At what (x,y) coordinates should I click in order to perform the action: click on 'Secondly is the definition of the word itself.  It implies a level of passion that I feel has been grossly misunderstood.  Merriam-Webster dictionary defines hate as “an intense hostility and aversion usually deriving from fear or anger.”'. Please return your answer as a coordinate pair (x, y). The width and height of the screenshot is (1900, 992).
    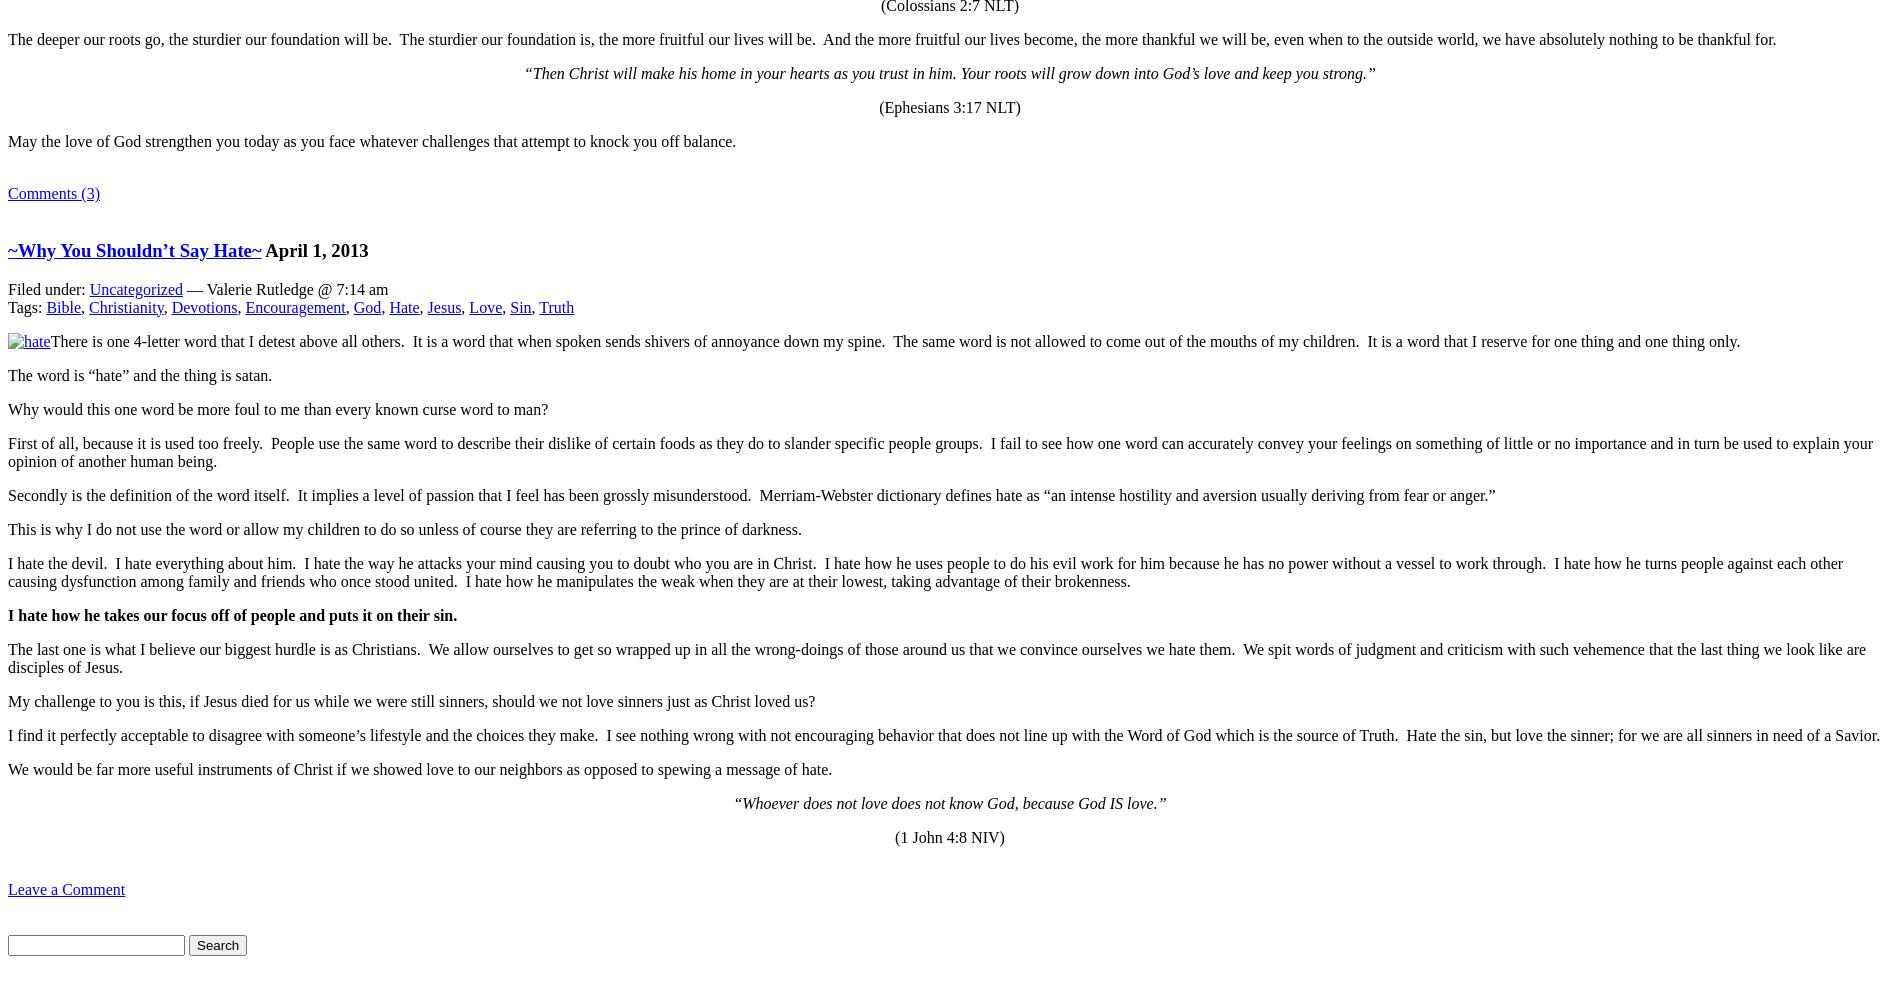
    Looking at the image, I should click on (7, 494).